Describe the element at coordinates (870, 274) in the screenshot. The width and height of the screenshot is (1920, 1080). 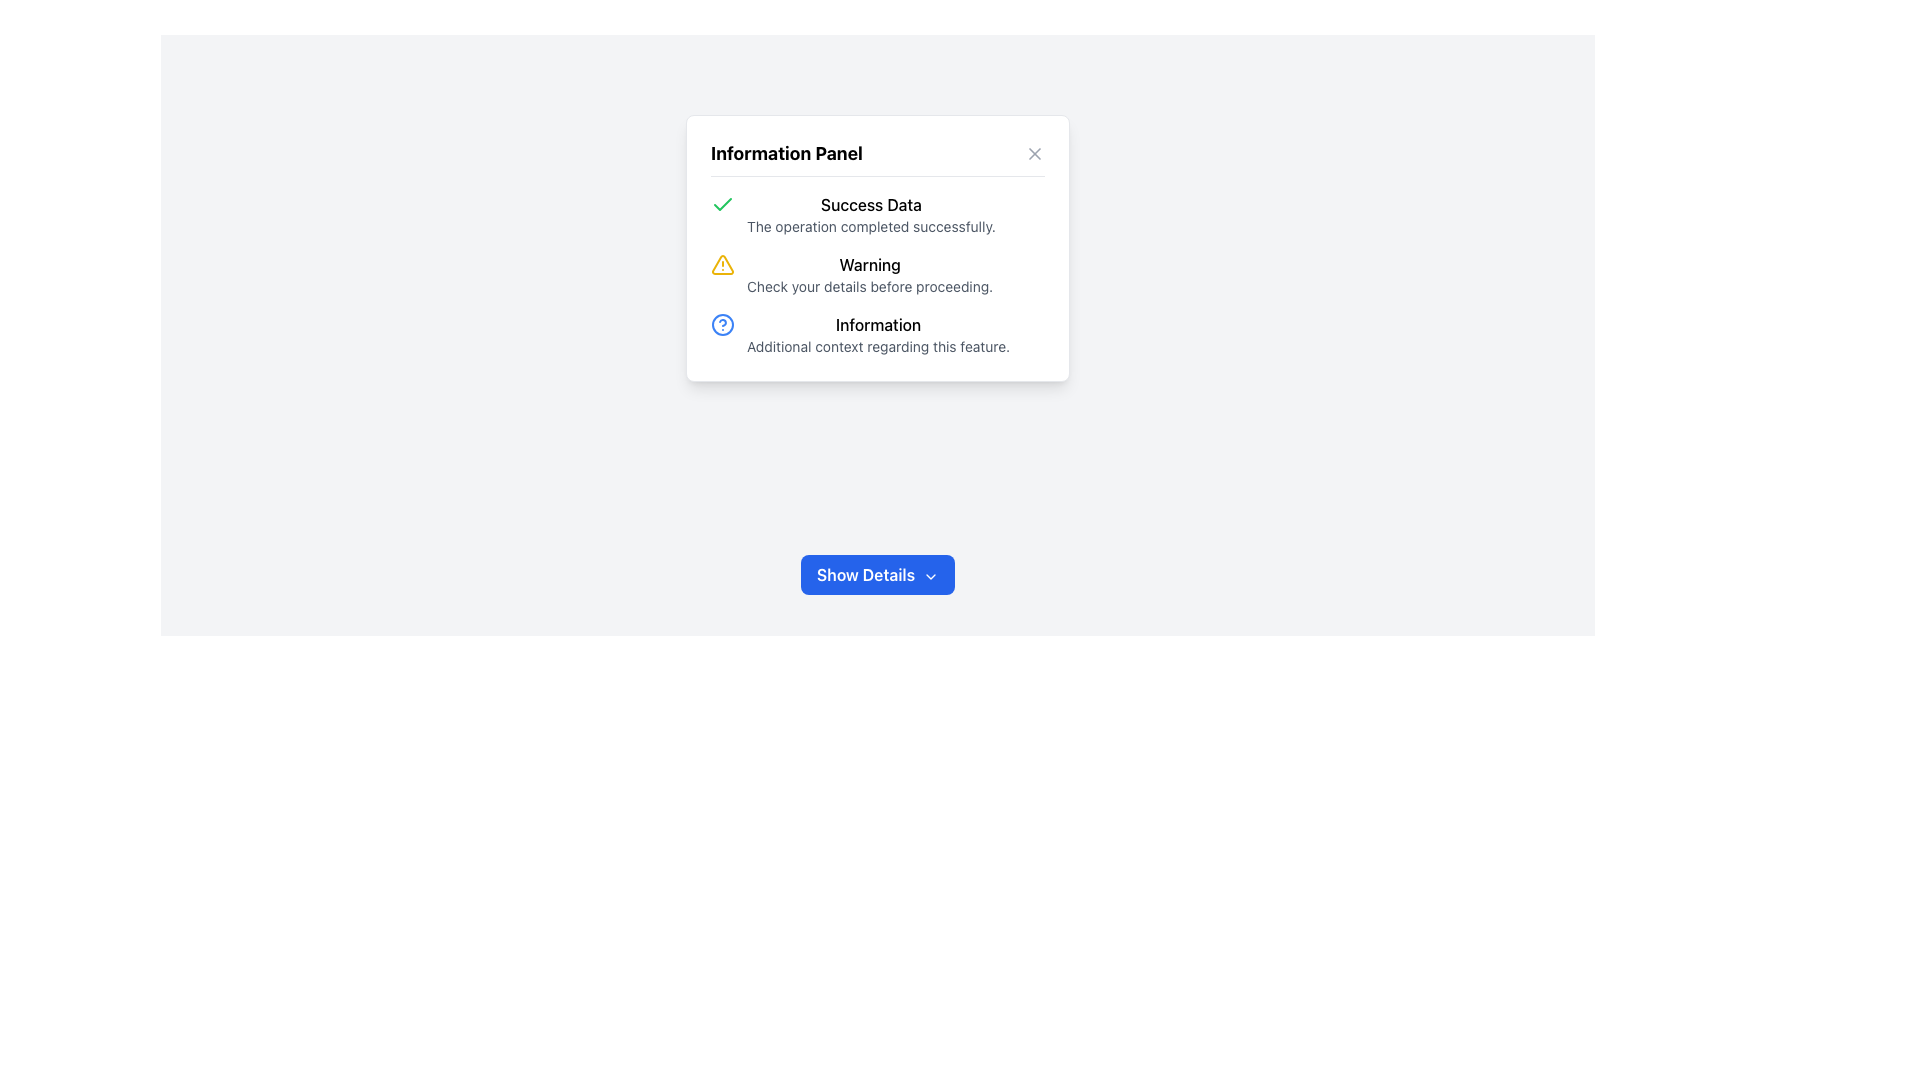
I see `the 'Warning' text in the Information Panel to possibly reveal more information` at that location.